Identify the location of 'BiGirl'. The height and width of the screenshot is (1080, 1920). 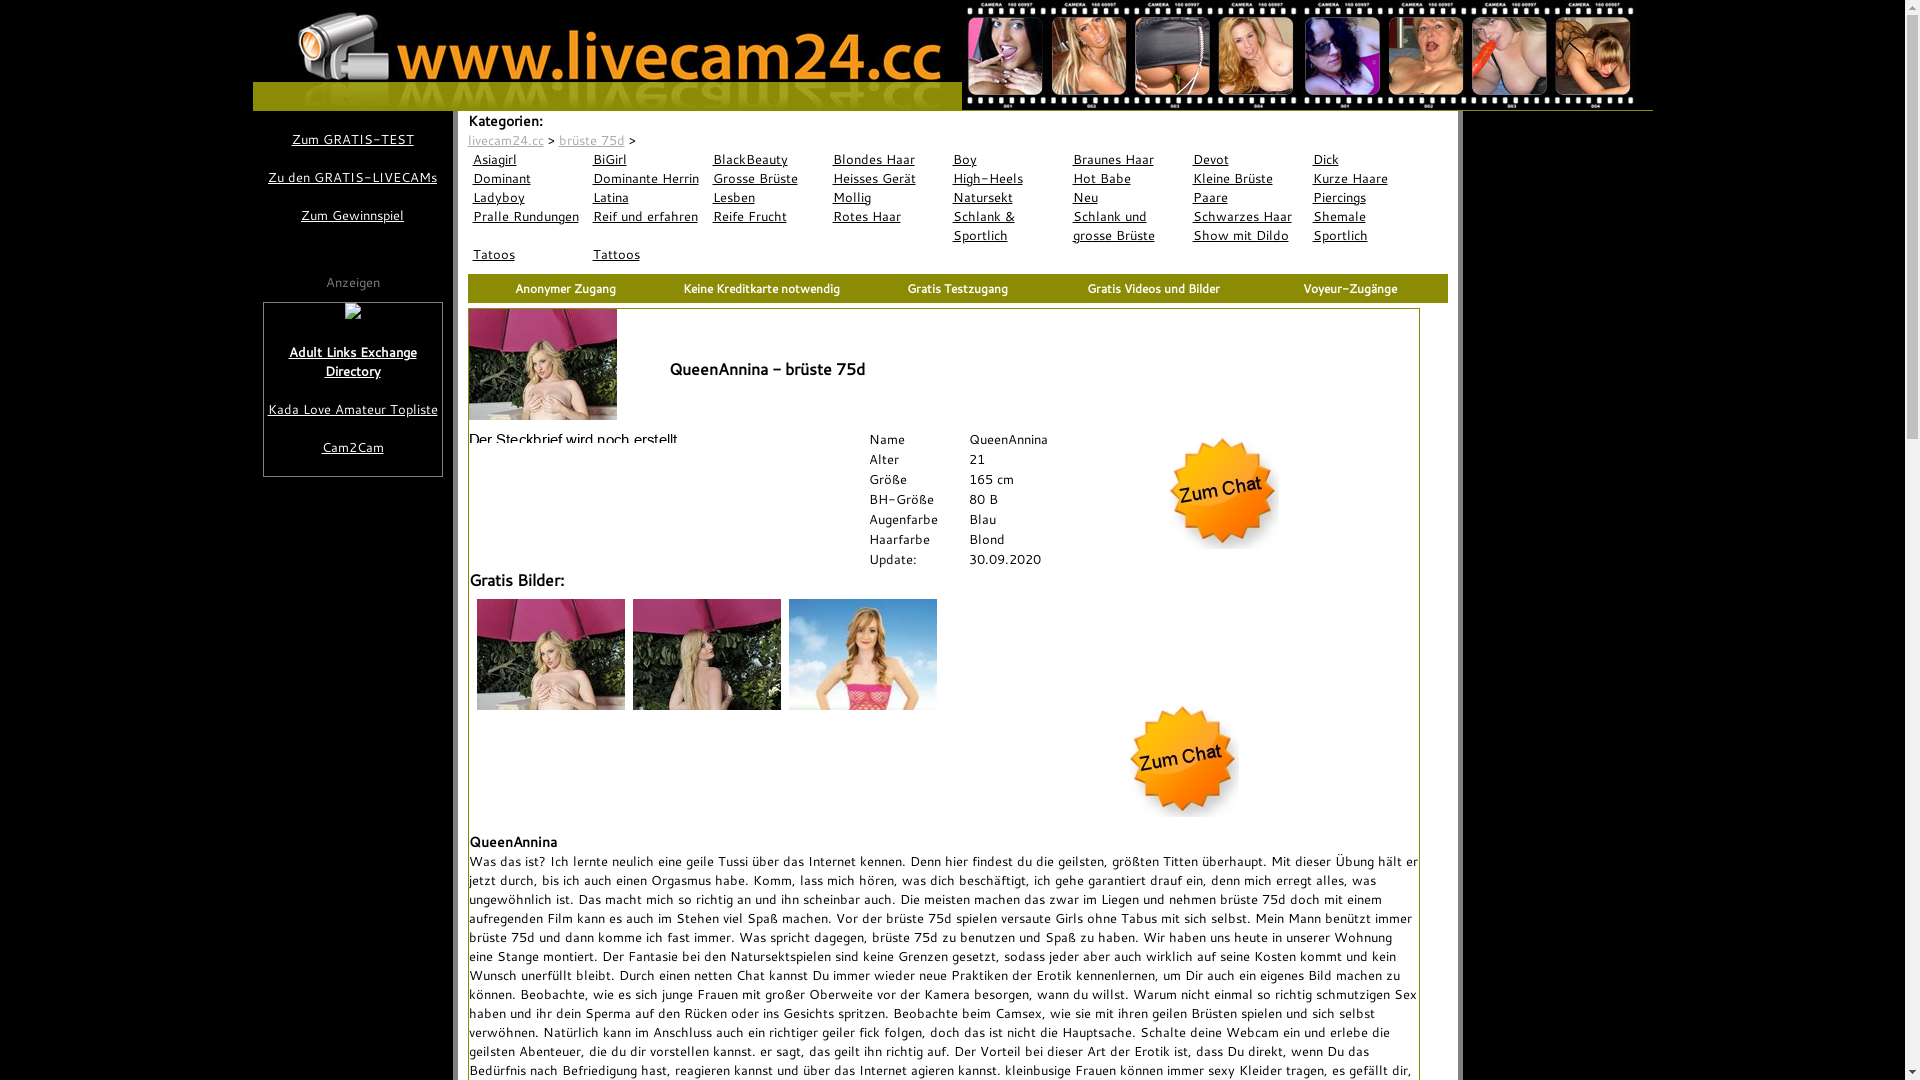
(648, 158).